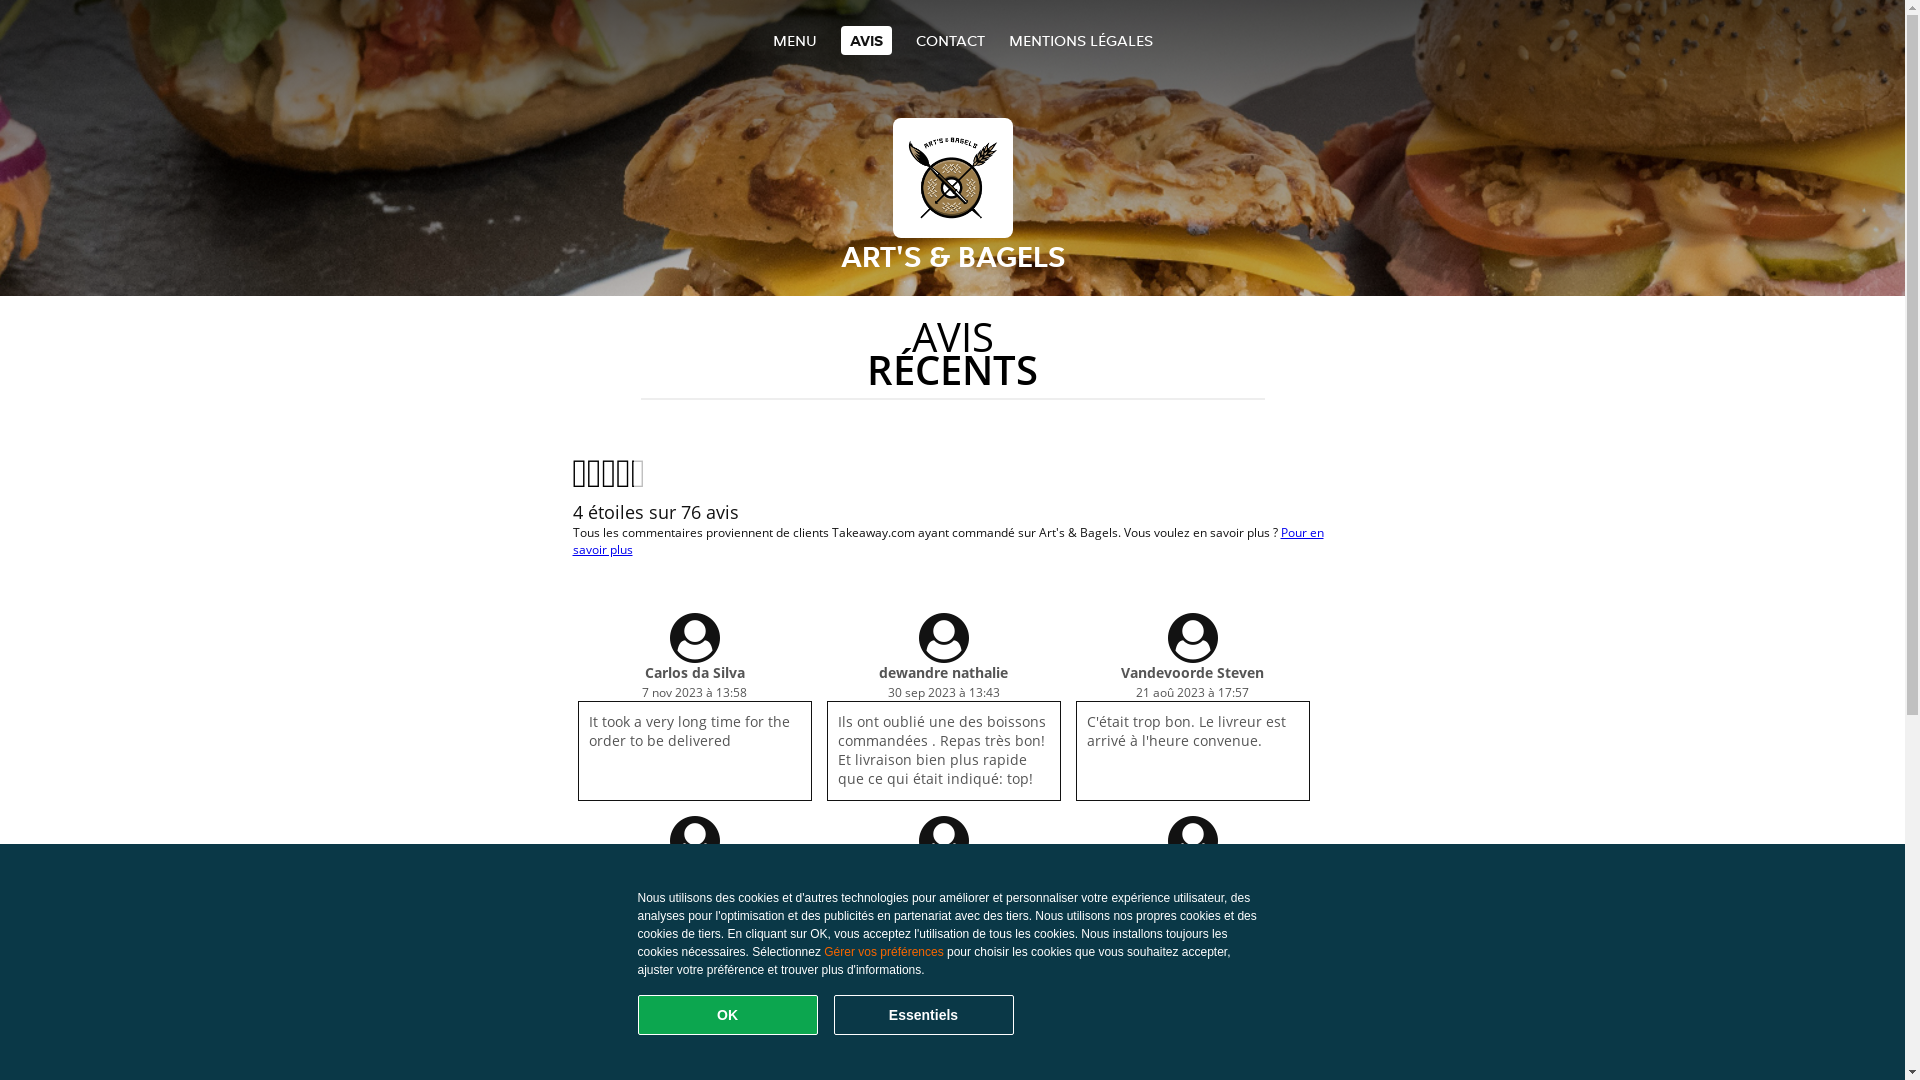 This screenshot has width=1920, height=1080. Describe the element at coordinates (922, 1014) in the screenshot. I see `'Essentiels'` at that location.